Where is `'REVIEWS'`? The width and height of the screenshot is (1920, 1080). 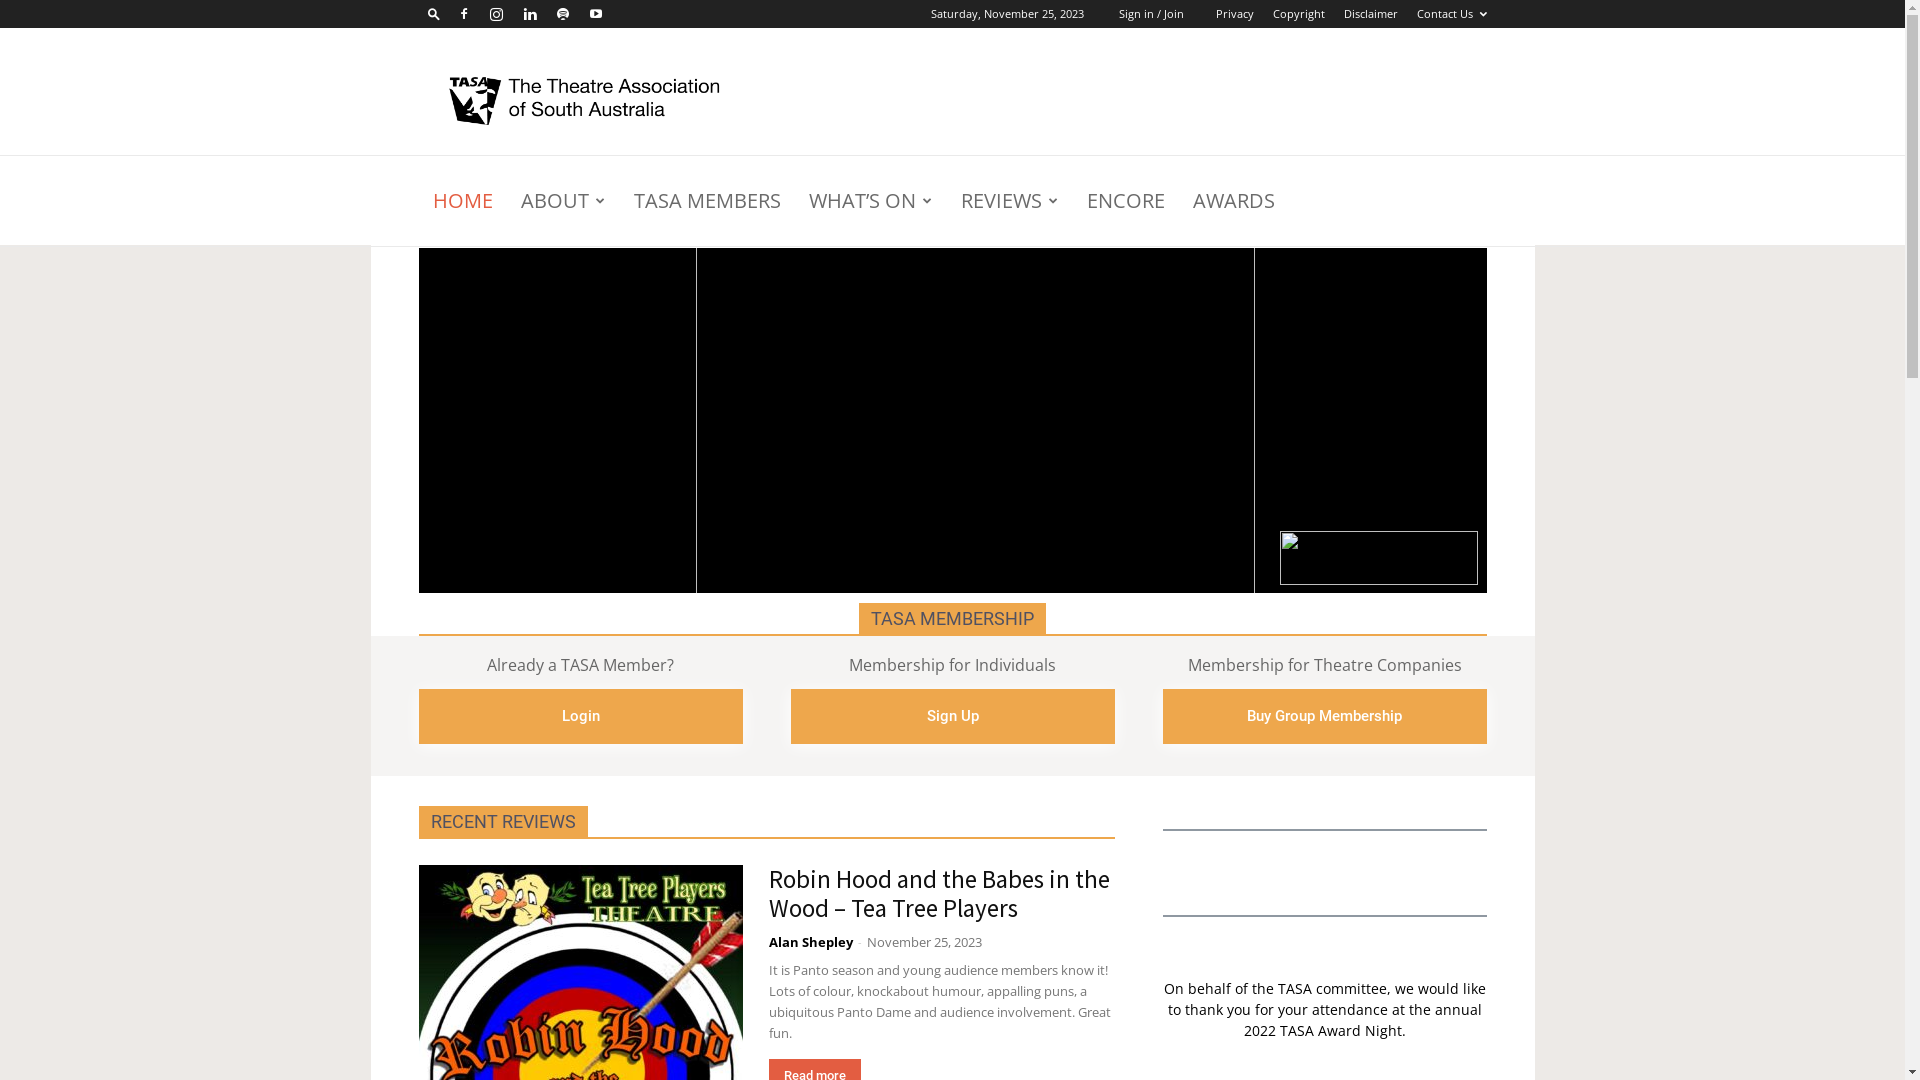 'REVIEWS' is located at coordinates (1008, 200).